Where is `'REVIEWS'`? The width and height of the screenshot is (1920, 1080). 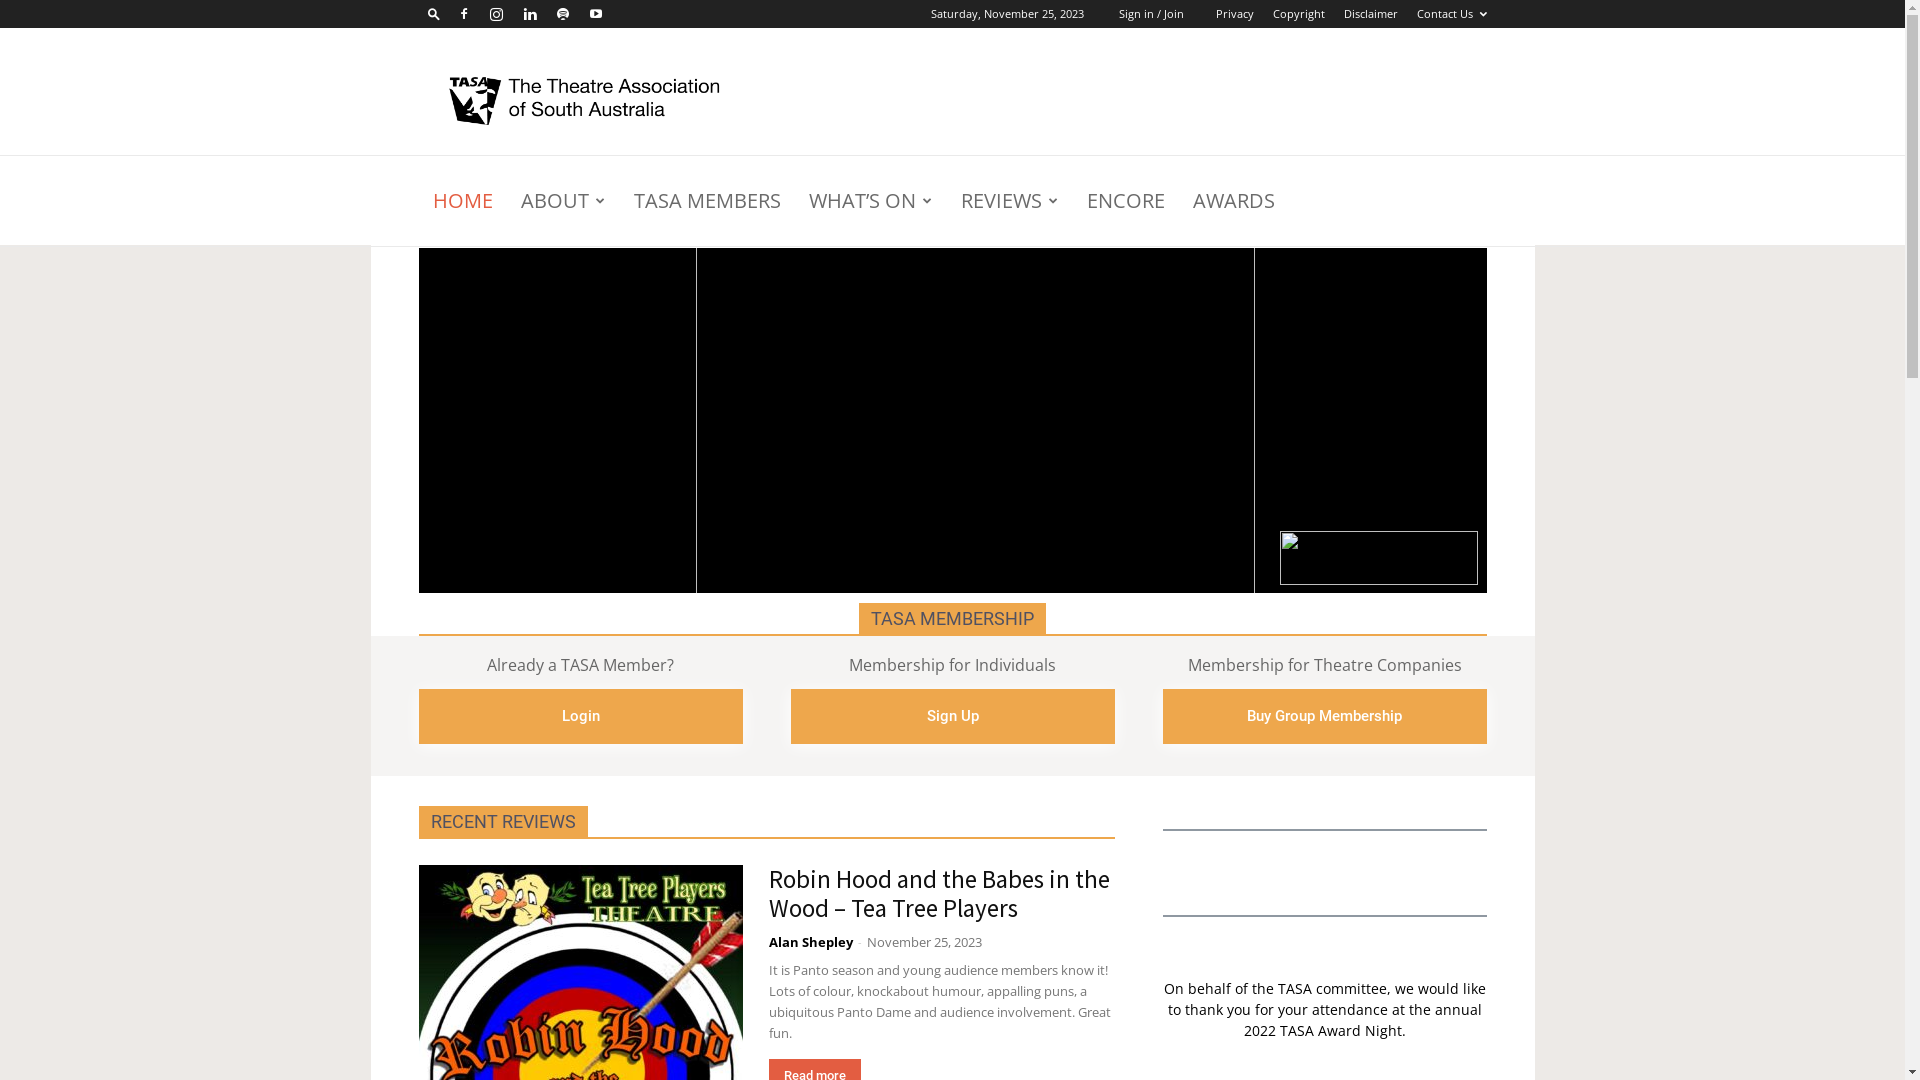 'REVIEWS' is located at coordinates (1008, 200).